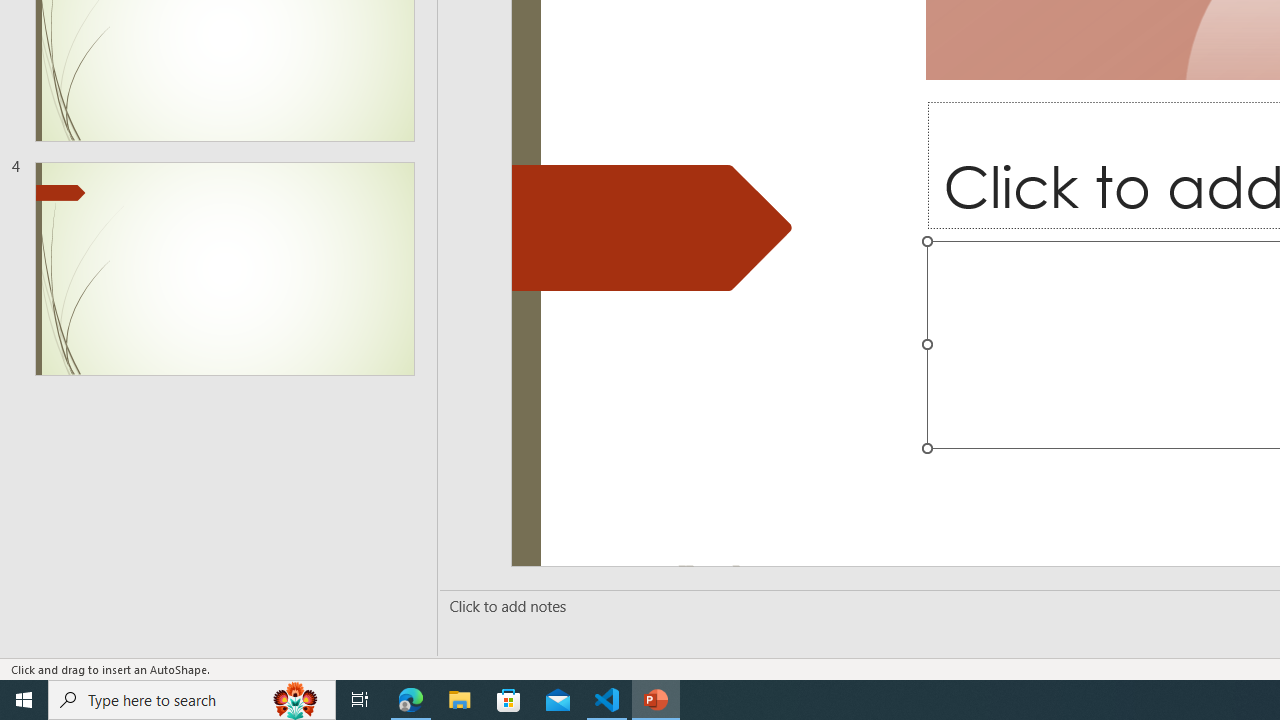 This screenshot has height=720, width=1280. I want to click on 'Decorative Locked', so click(652, 226).